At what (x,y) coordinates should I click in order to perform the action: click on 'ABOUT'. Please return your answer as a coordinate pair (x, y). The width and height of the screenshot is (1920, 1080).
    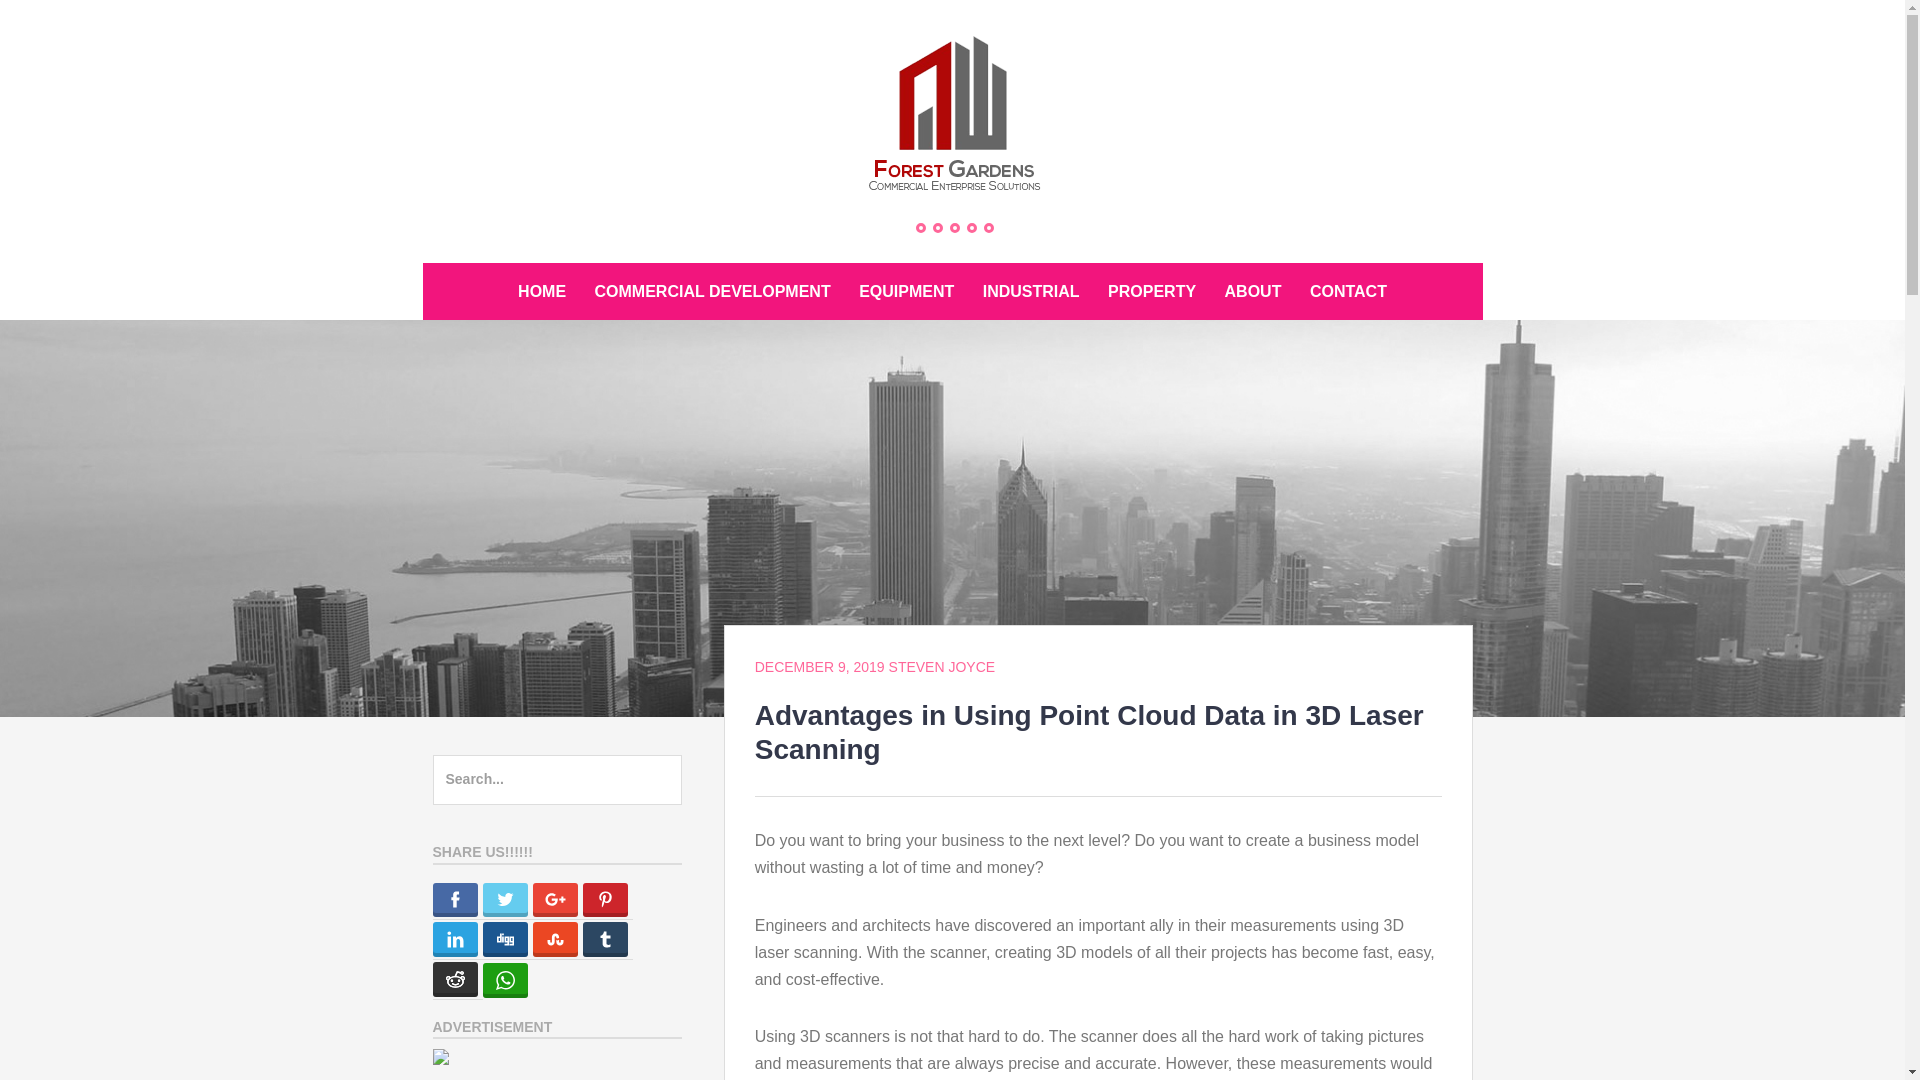
    Looking at the image, I should click on (1252, 291).